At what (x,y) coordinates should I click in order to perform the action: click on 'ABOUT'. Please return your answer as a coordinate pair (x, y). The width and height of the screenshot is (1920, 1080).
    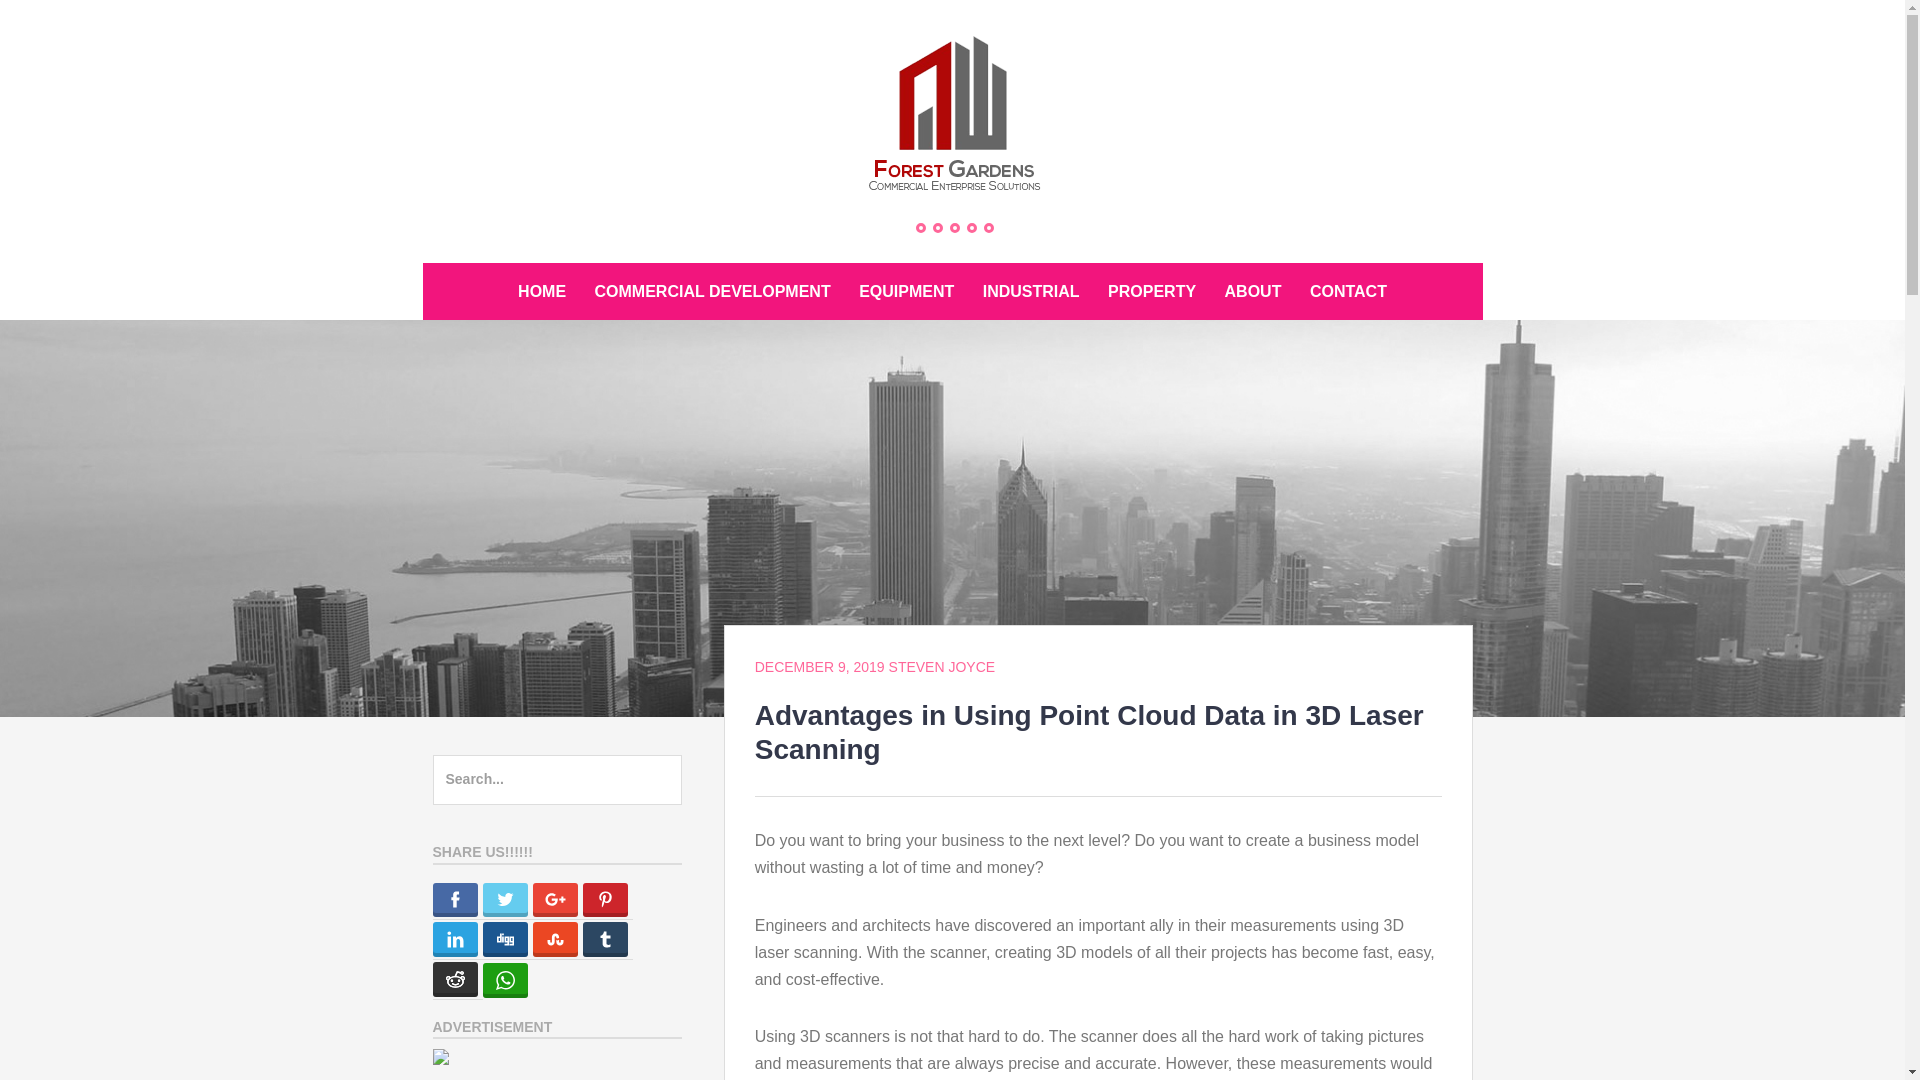
    Looking at the image, I should click on (1252, 291).